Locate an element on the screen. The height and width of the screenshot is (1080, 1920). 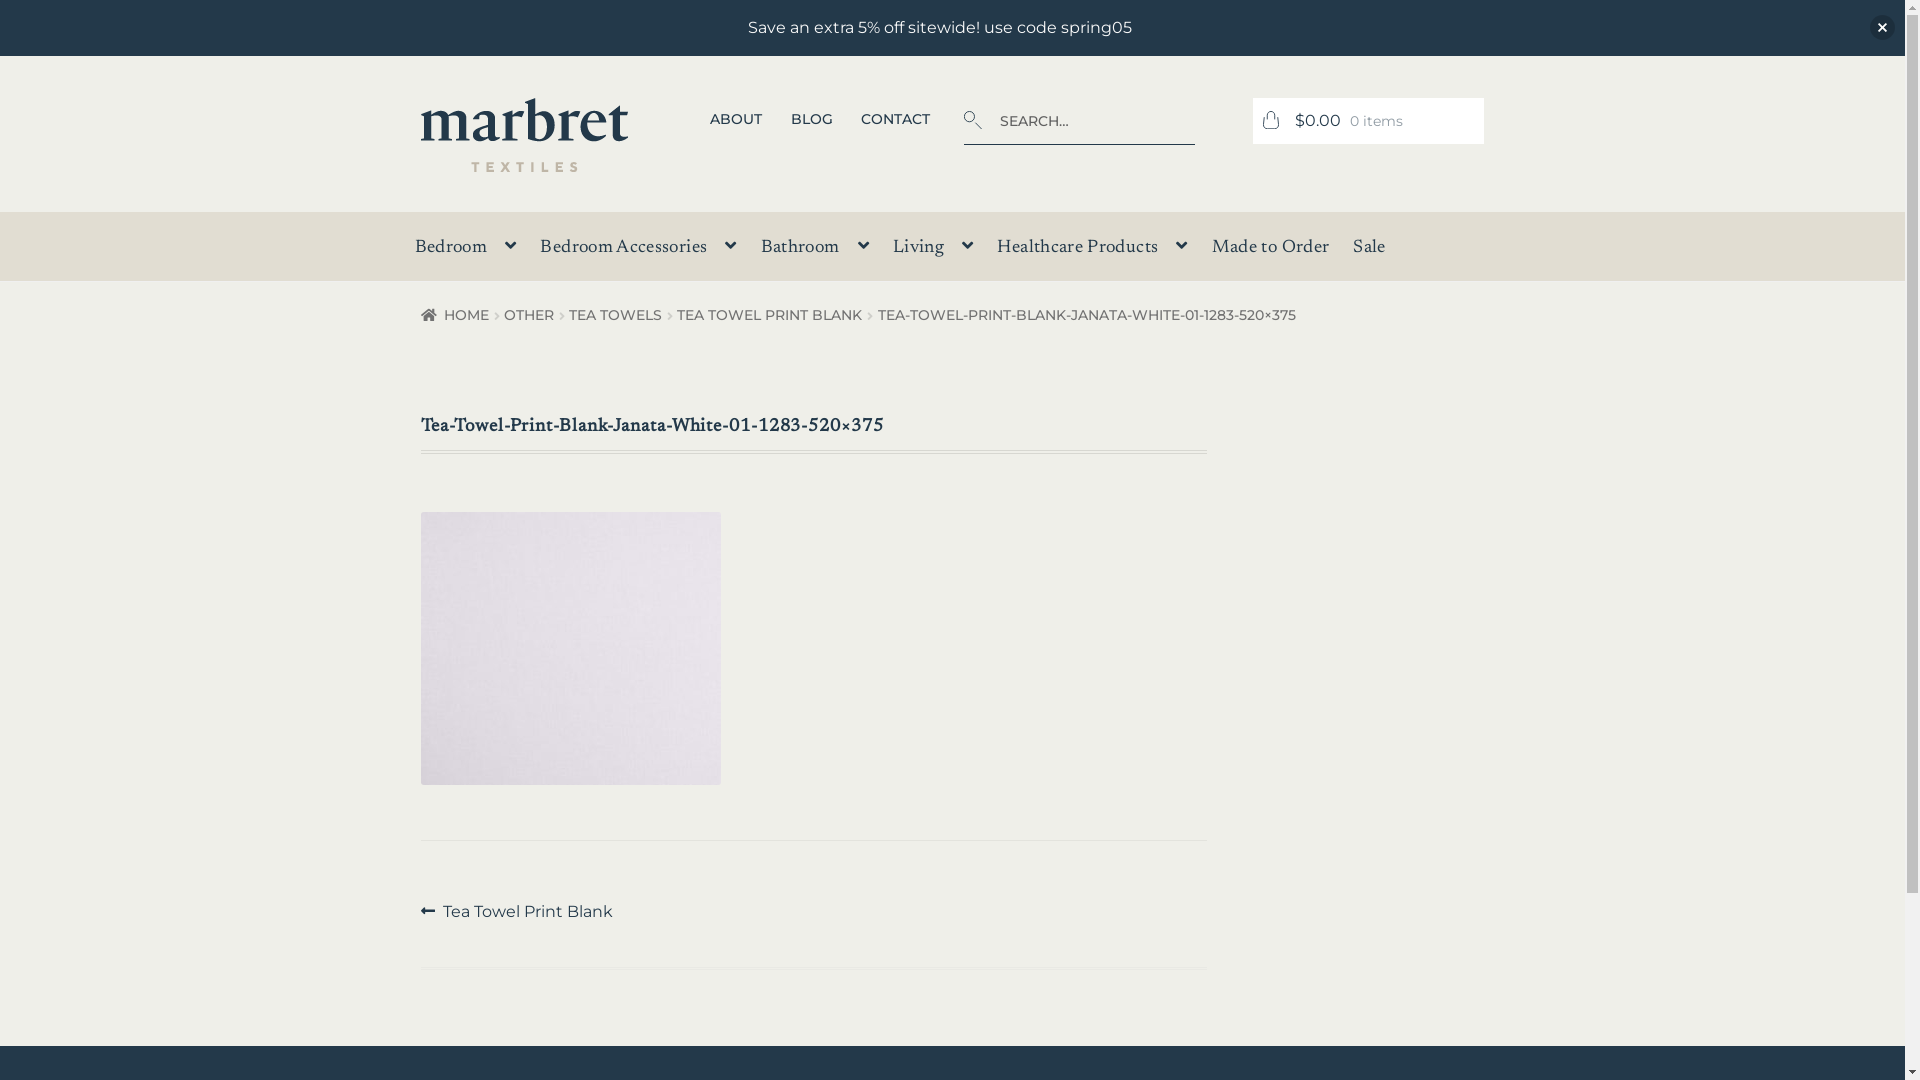
'CONTACT' is located at coordinates (895, 119).